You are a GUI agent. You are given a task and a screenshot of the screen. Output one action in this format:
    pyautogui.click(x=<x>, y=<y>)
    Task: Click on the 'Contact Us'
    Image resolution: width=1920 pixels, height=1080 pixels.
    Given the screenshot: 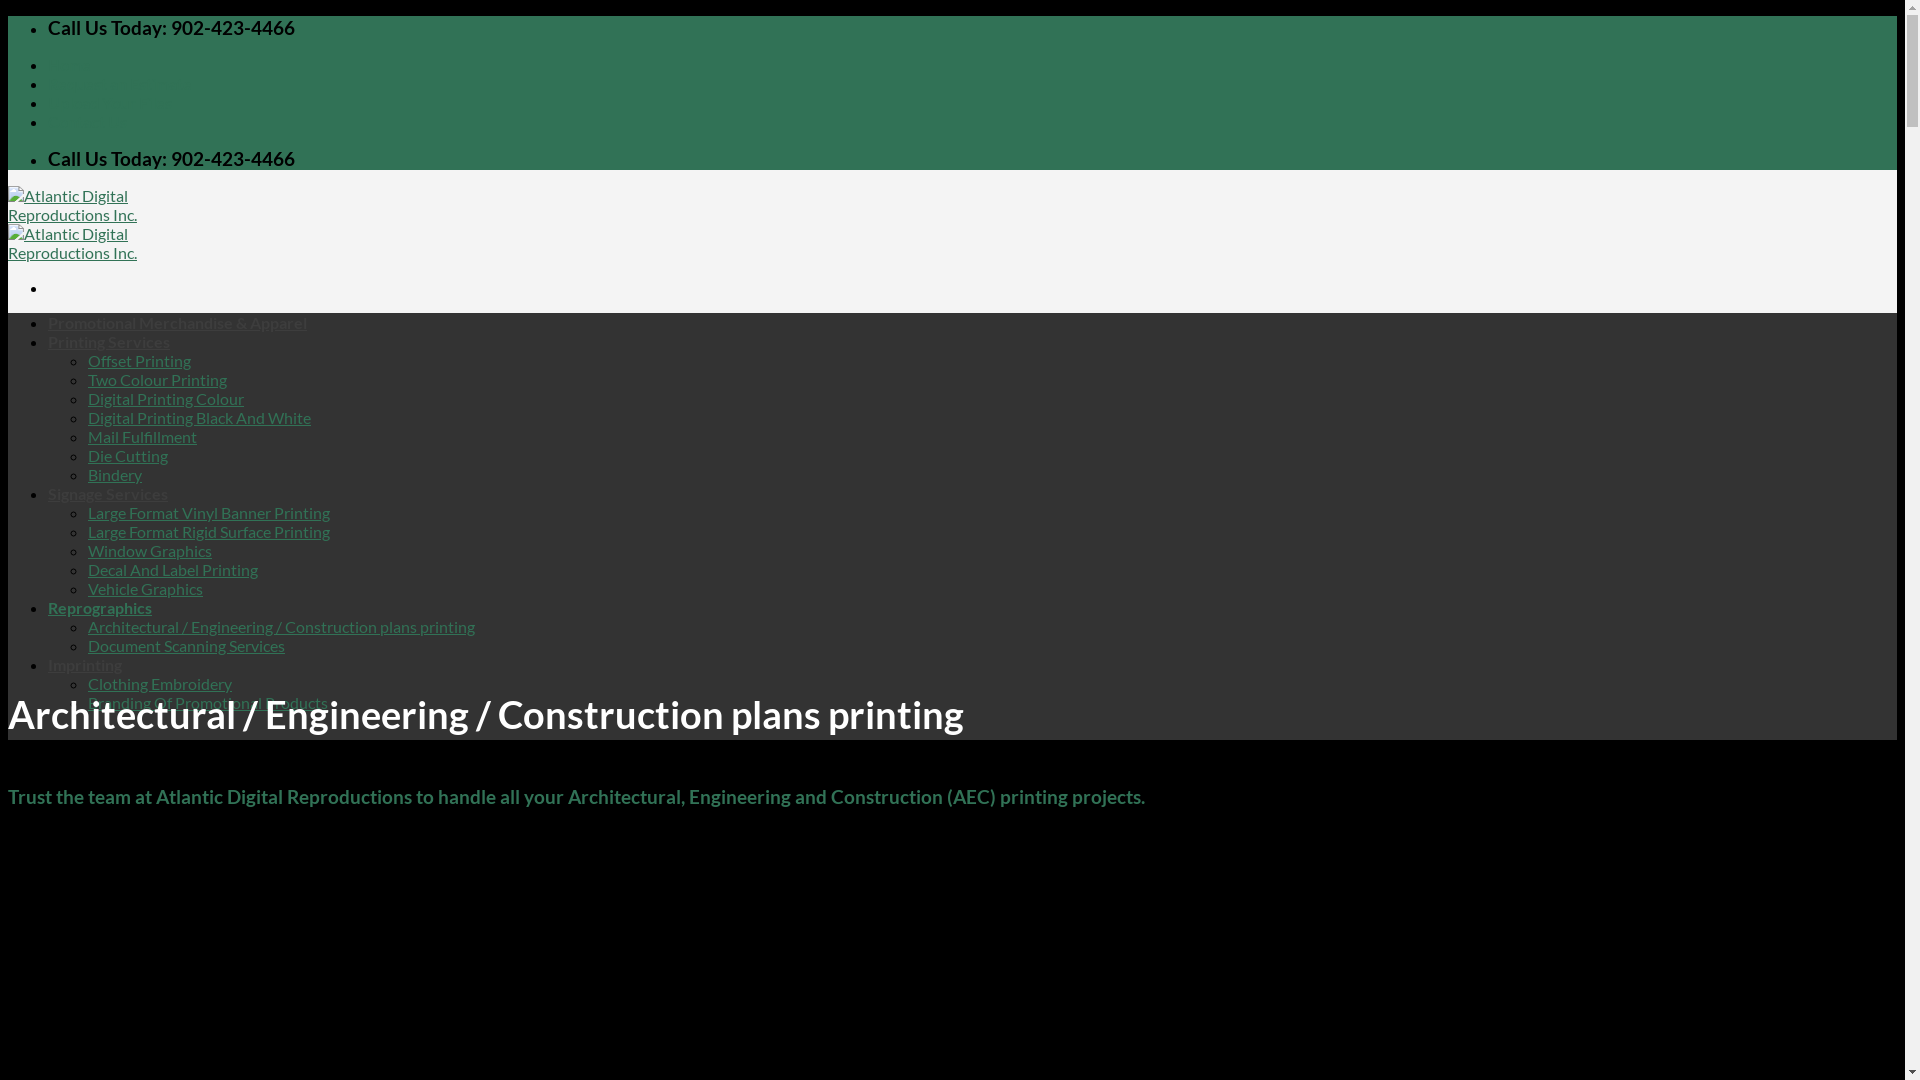 What is the action you would take?
    pyautogui.click(x=86, y=121)
    